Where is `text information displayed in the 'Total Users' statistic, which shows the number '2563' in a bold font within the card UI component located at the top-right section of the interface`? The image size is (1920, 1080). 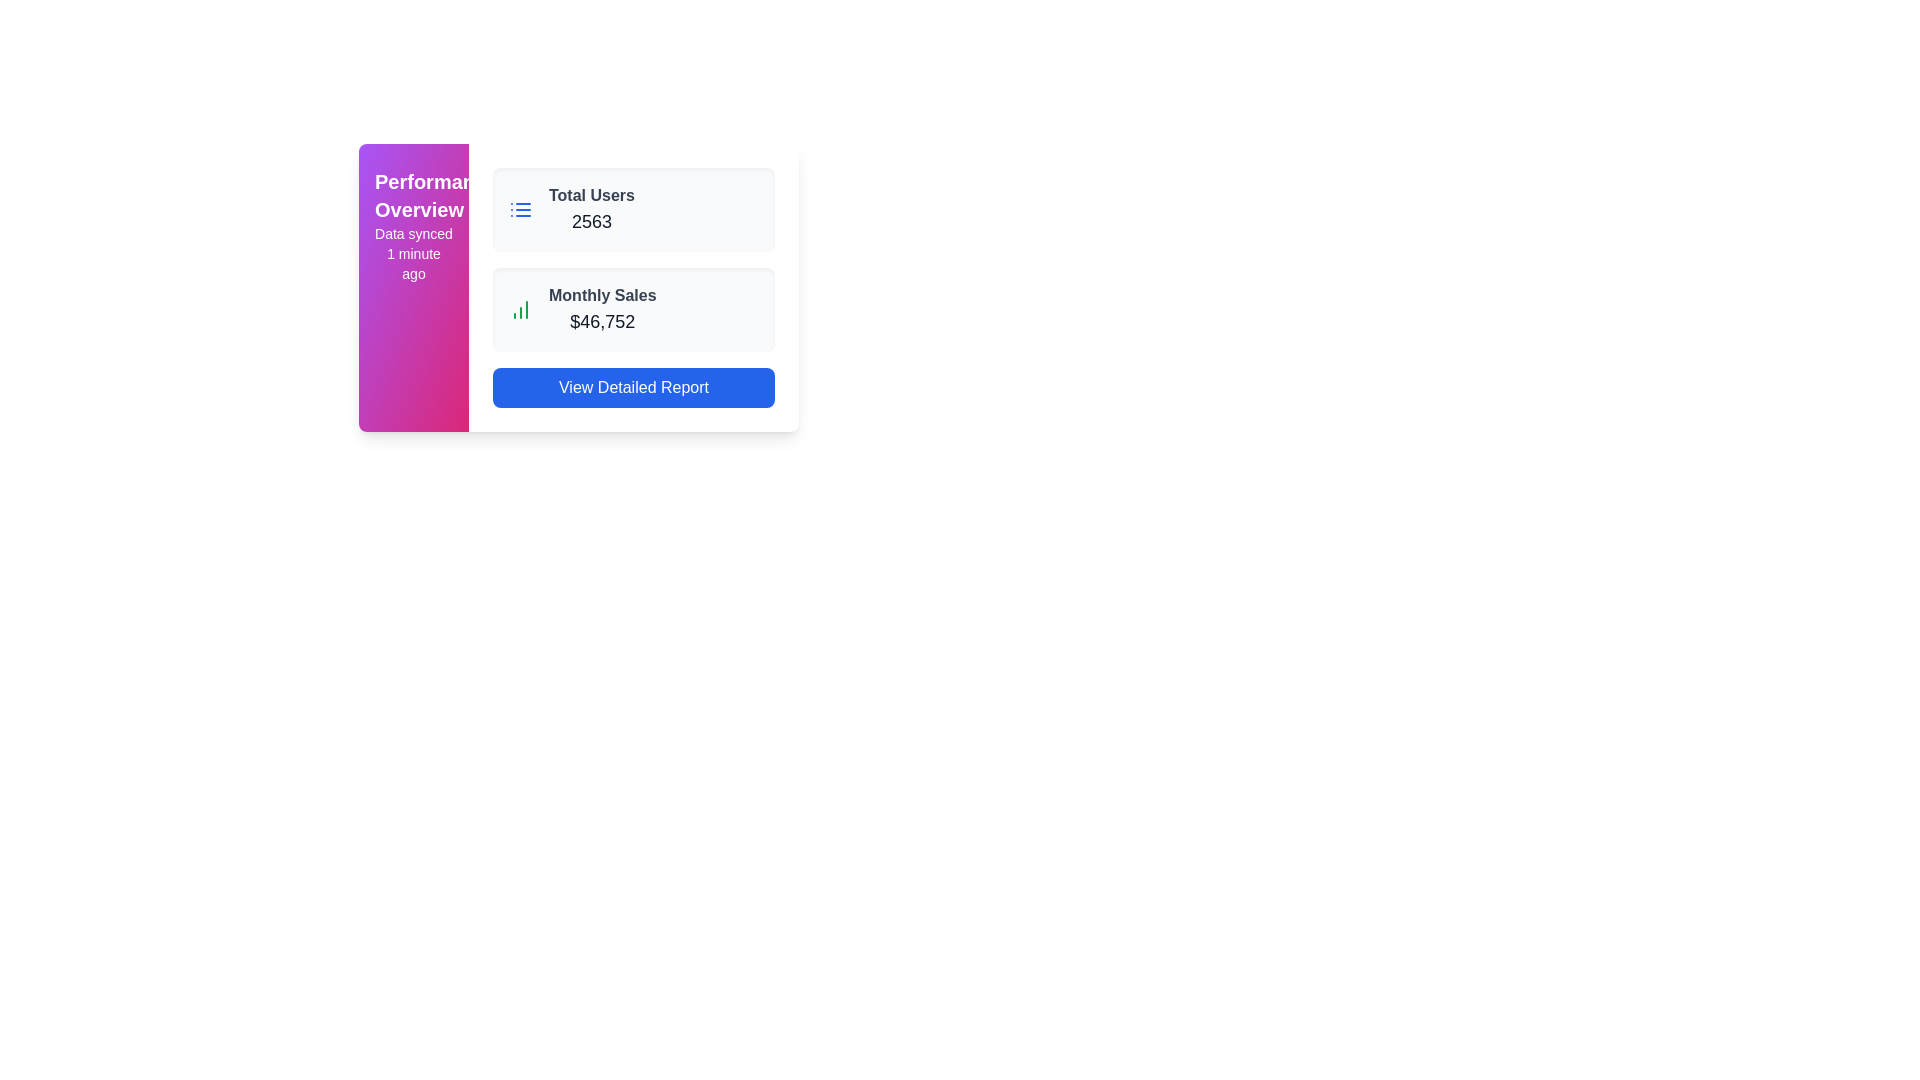
text information displayed in the 'Total Users' statistic, which shows the number '2563' in a bold font within the card UI component located at the top-right section of the interface is located at coordinates (590, 209).